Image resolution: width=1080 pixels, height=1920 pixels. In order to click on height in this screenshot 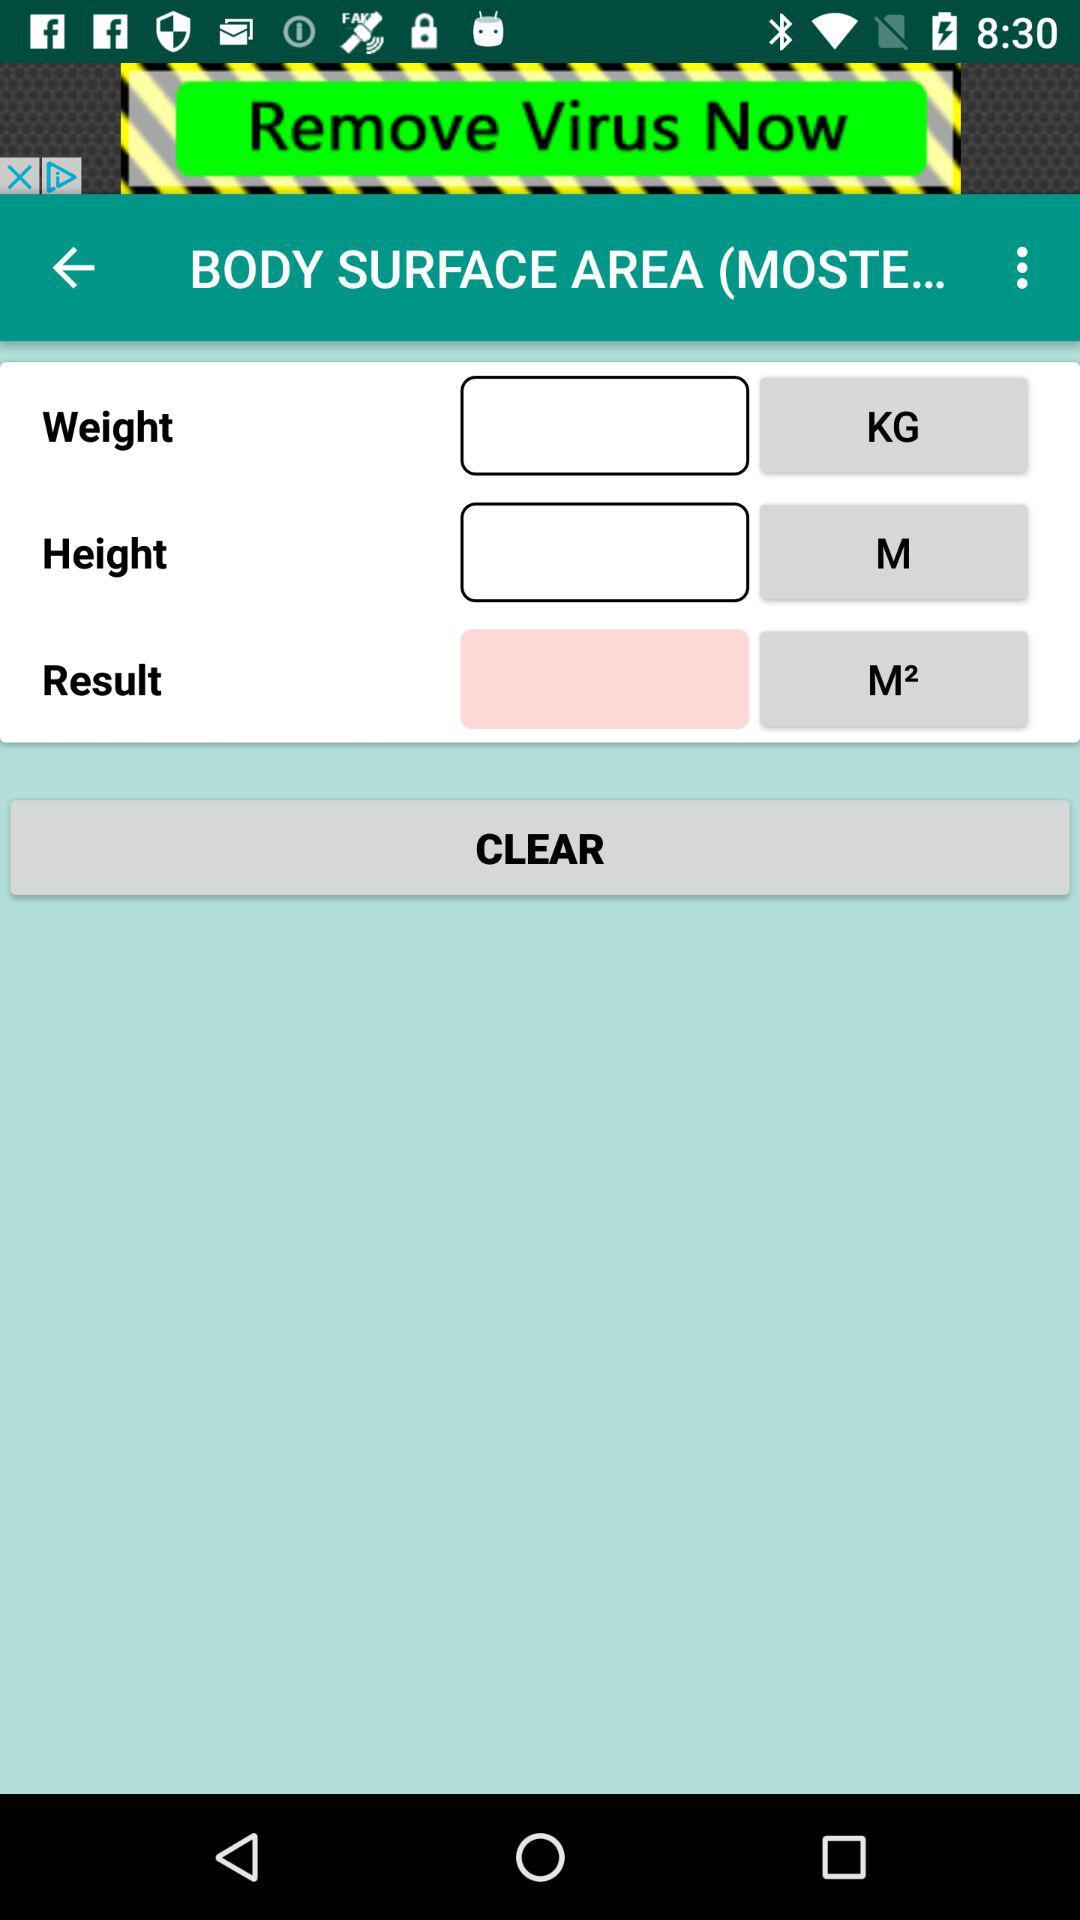, I will do `click(603, 552)`.